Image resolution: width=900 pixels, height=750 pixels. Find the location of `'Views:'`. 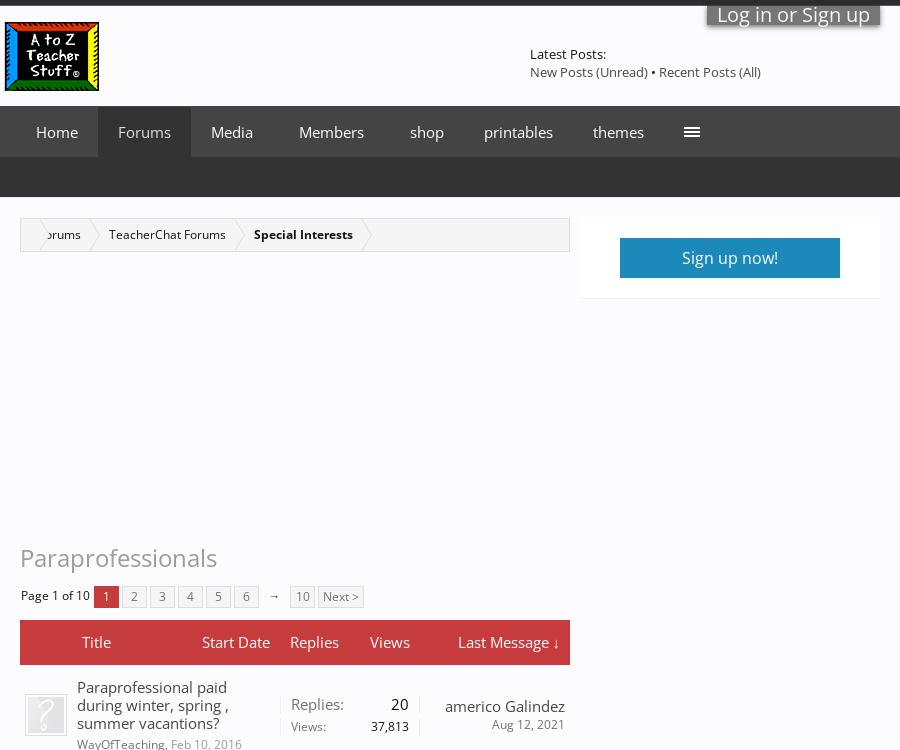

'Views:' is located at coordinates (289, 724).